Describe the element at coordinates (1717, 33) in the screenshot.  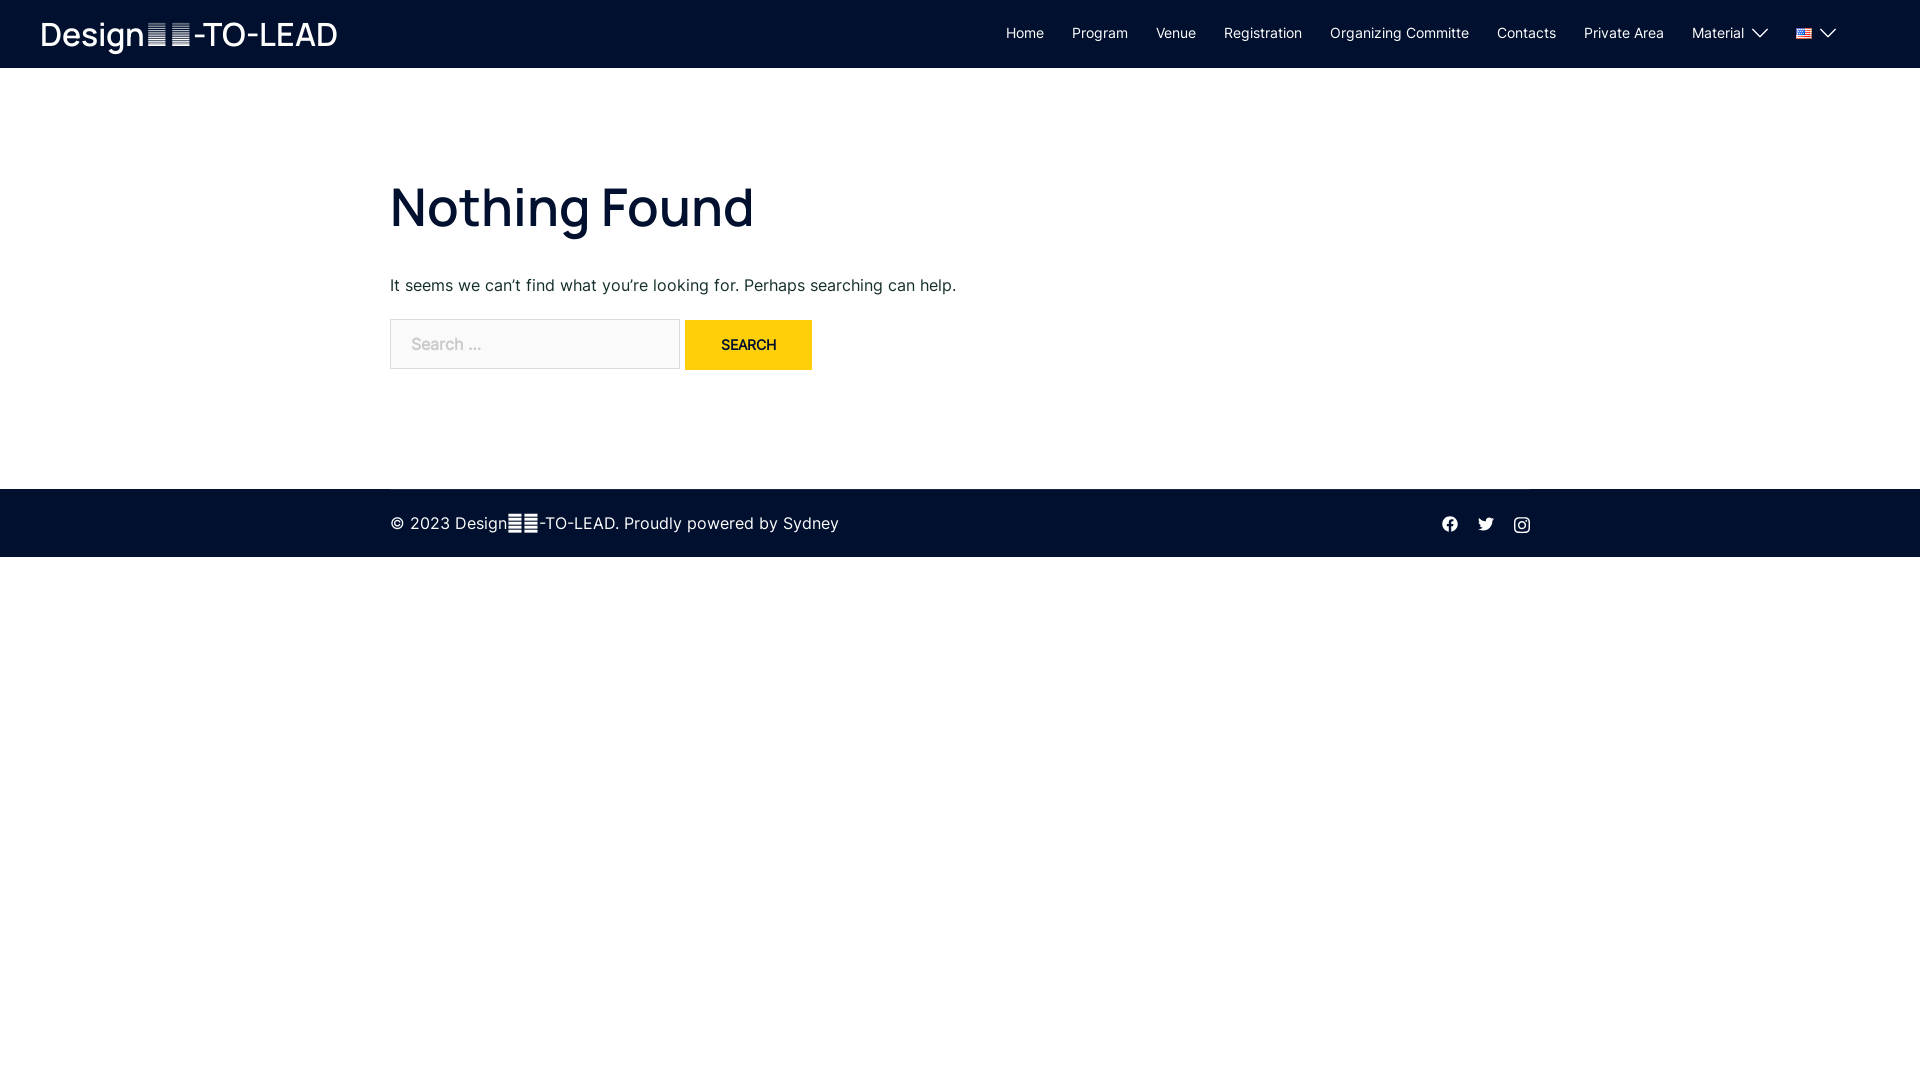
I see `'Material'` at that location.